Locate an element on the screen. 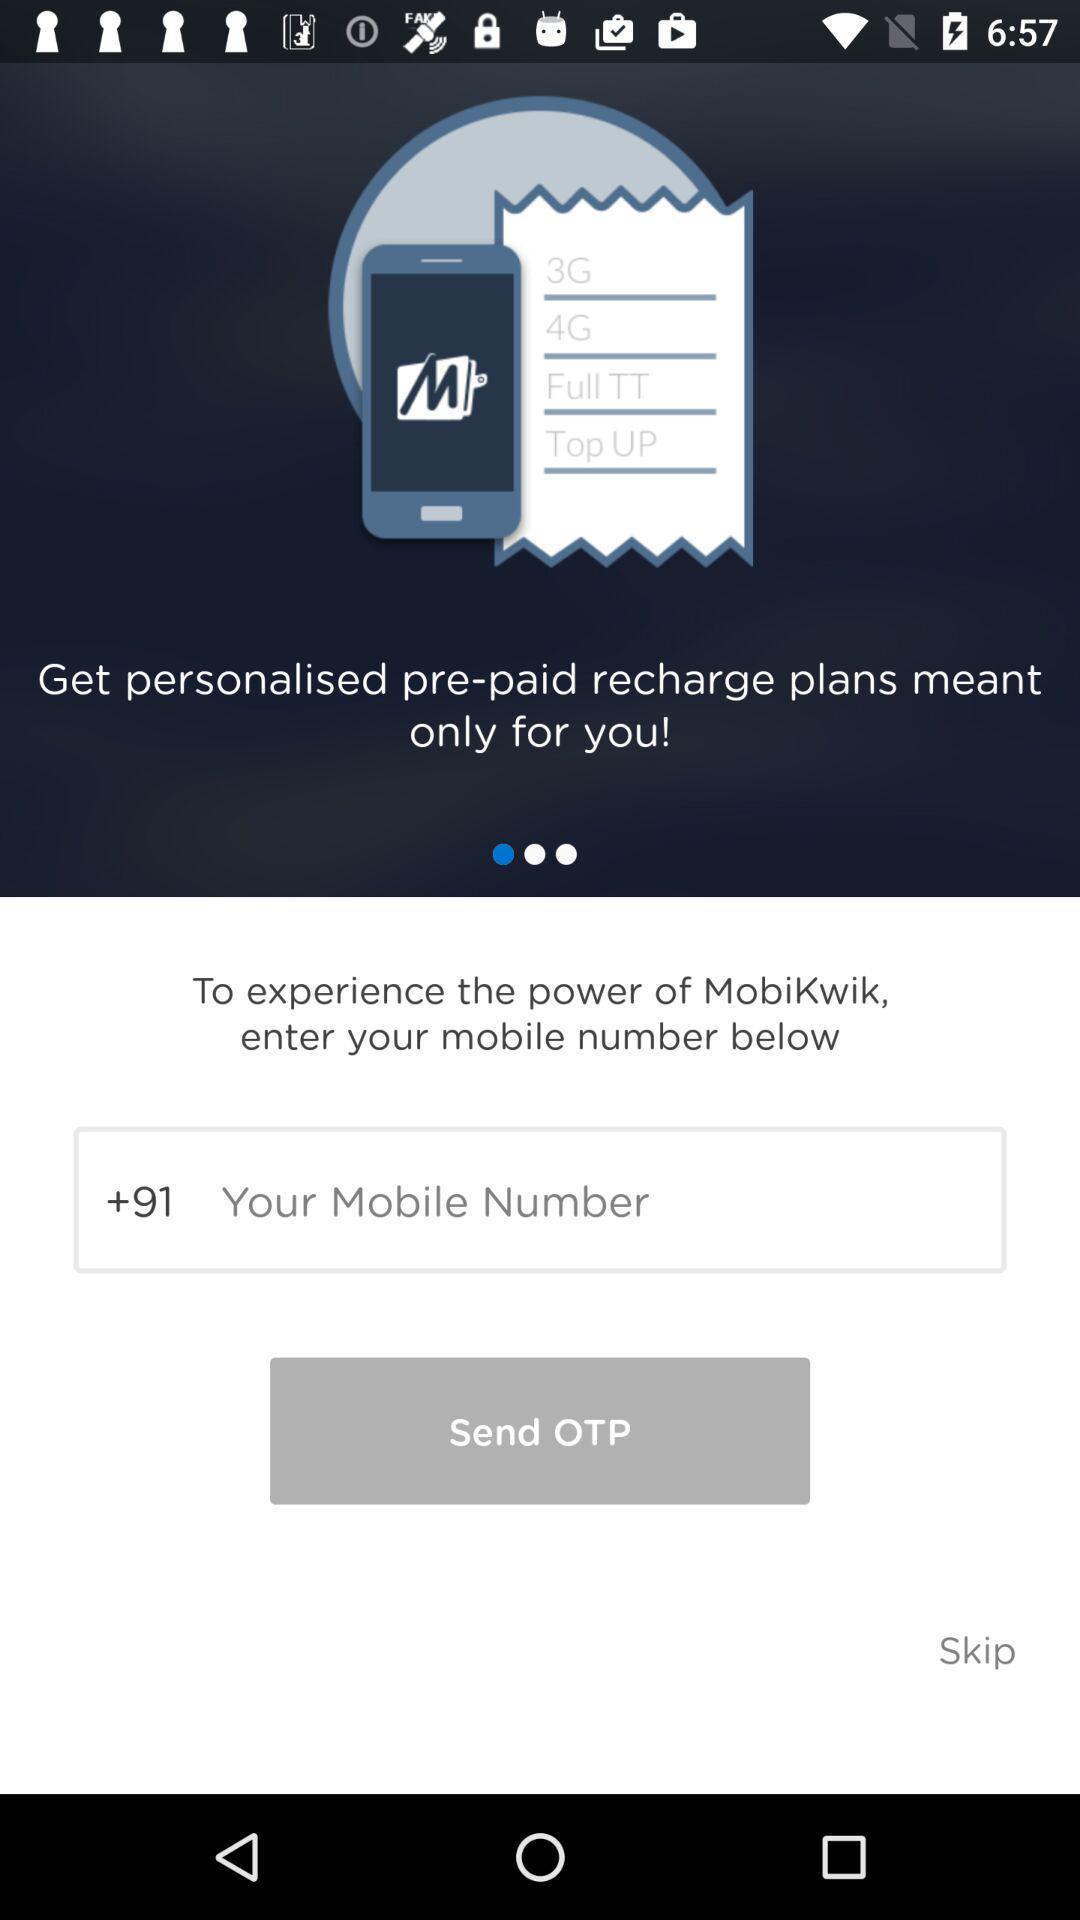 The height and width of the screenshot is (1920, 1080). the item at the bottom right corner is located at coordinates (976, 1648).